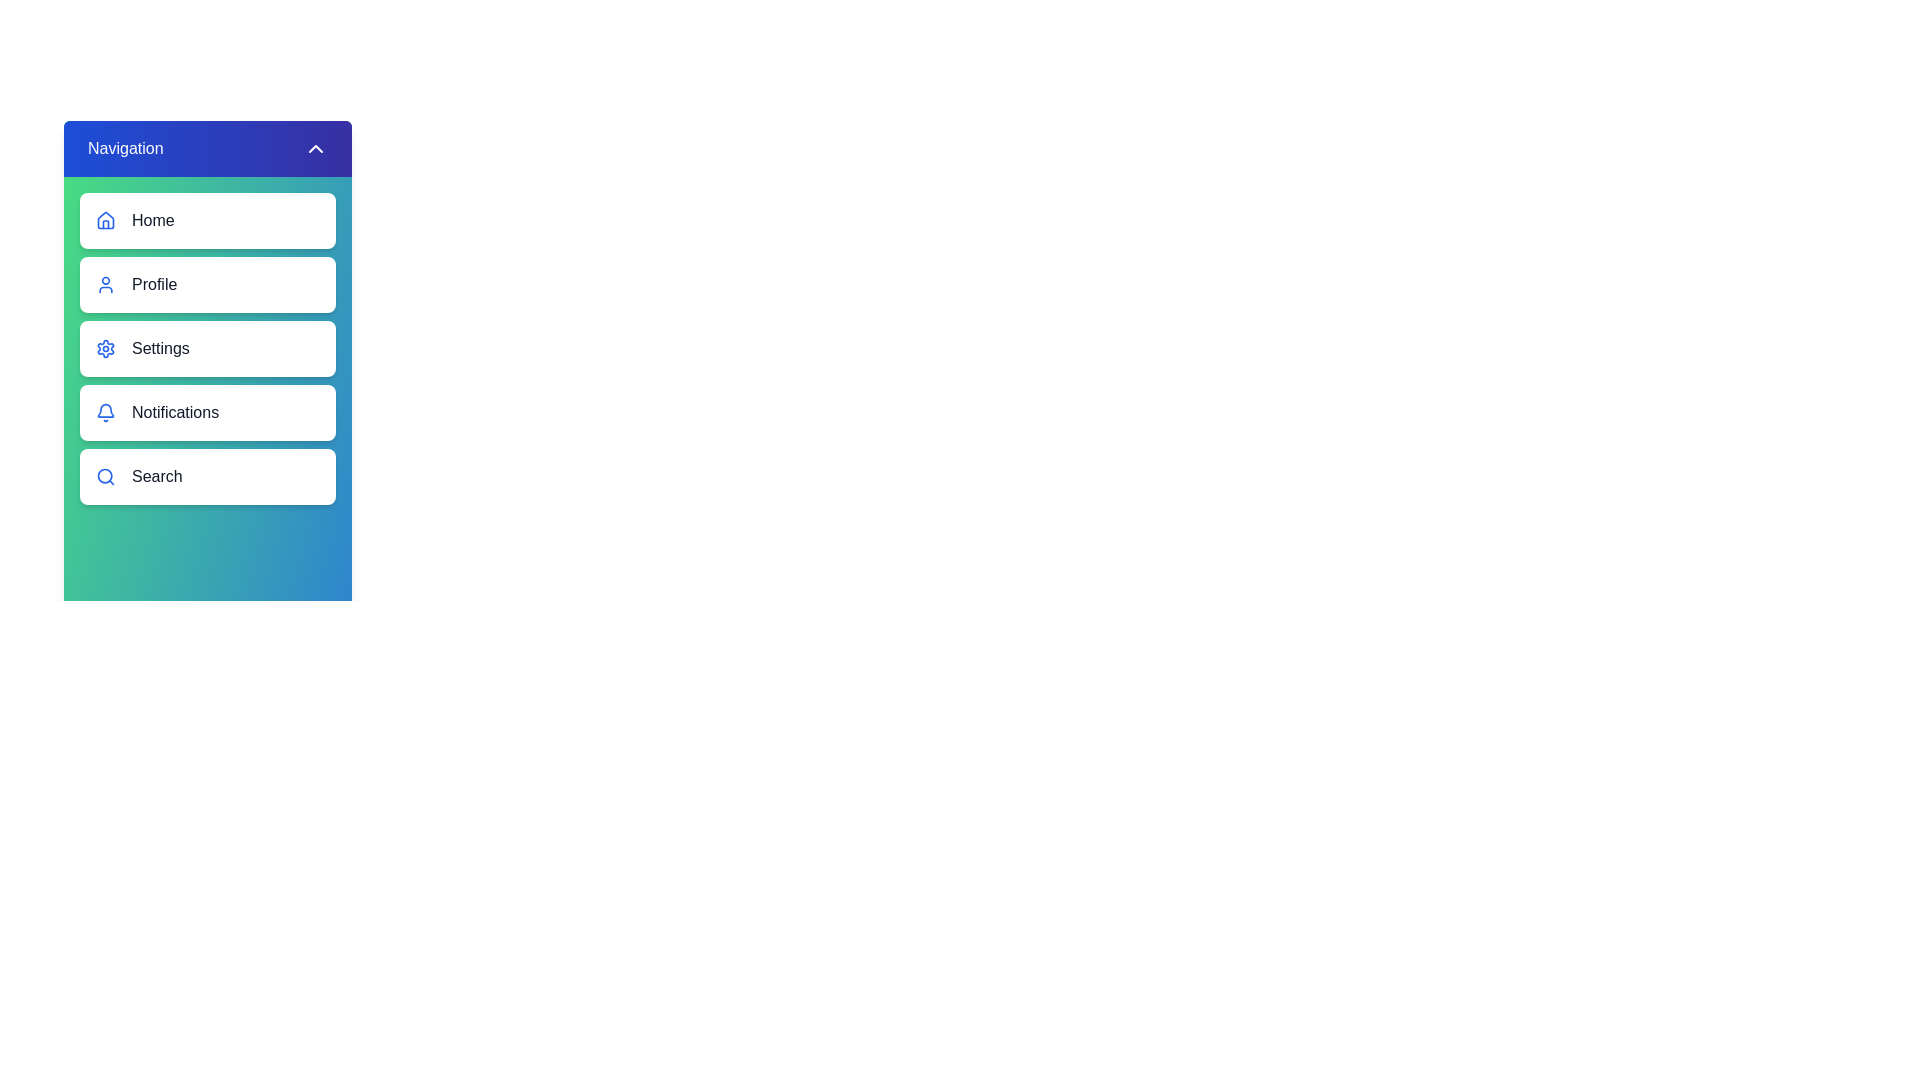  Describe the element at coordinates (175, 411) in the screenshot. I see `the 'Notifications' text label in the navigation menu, which indicates the option will lead to notifications` at that location.